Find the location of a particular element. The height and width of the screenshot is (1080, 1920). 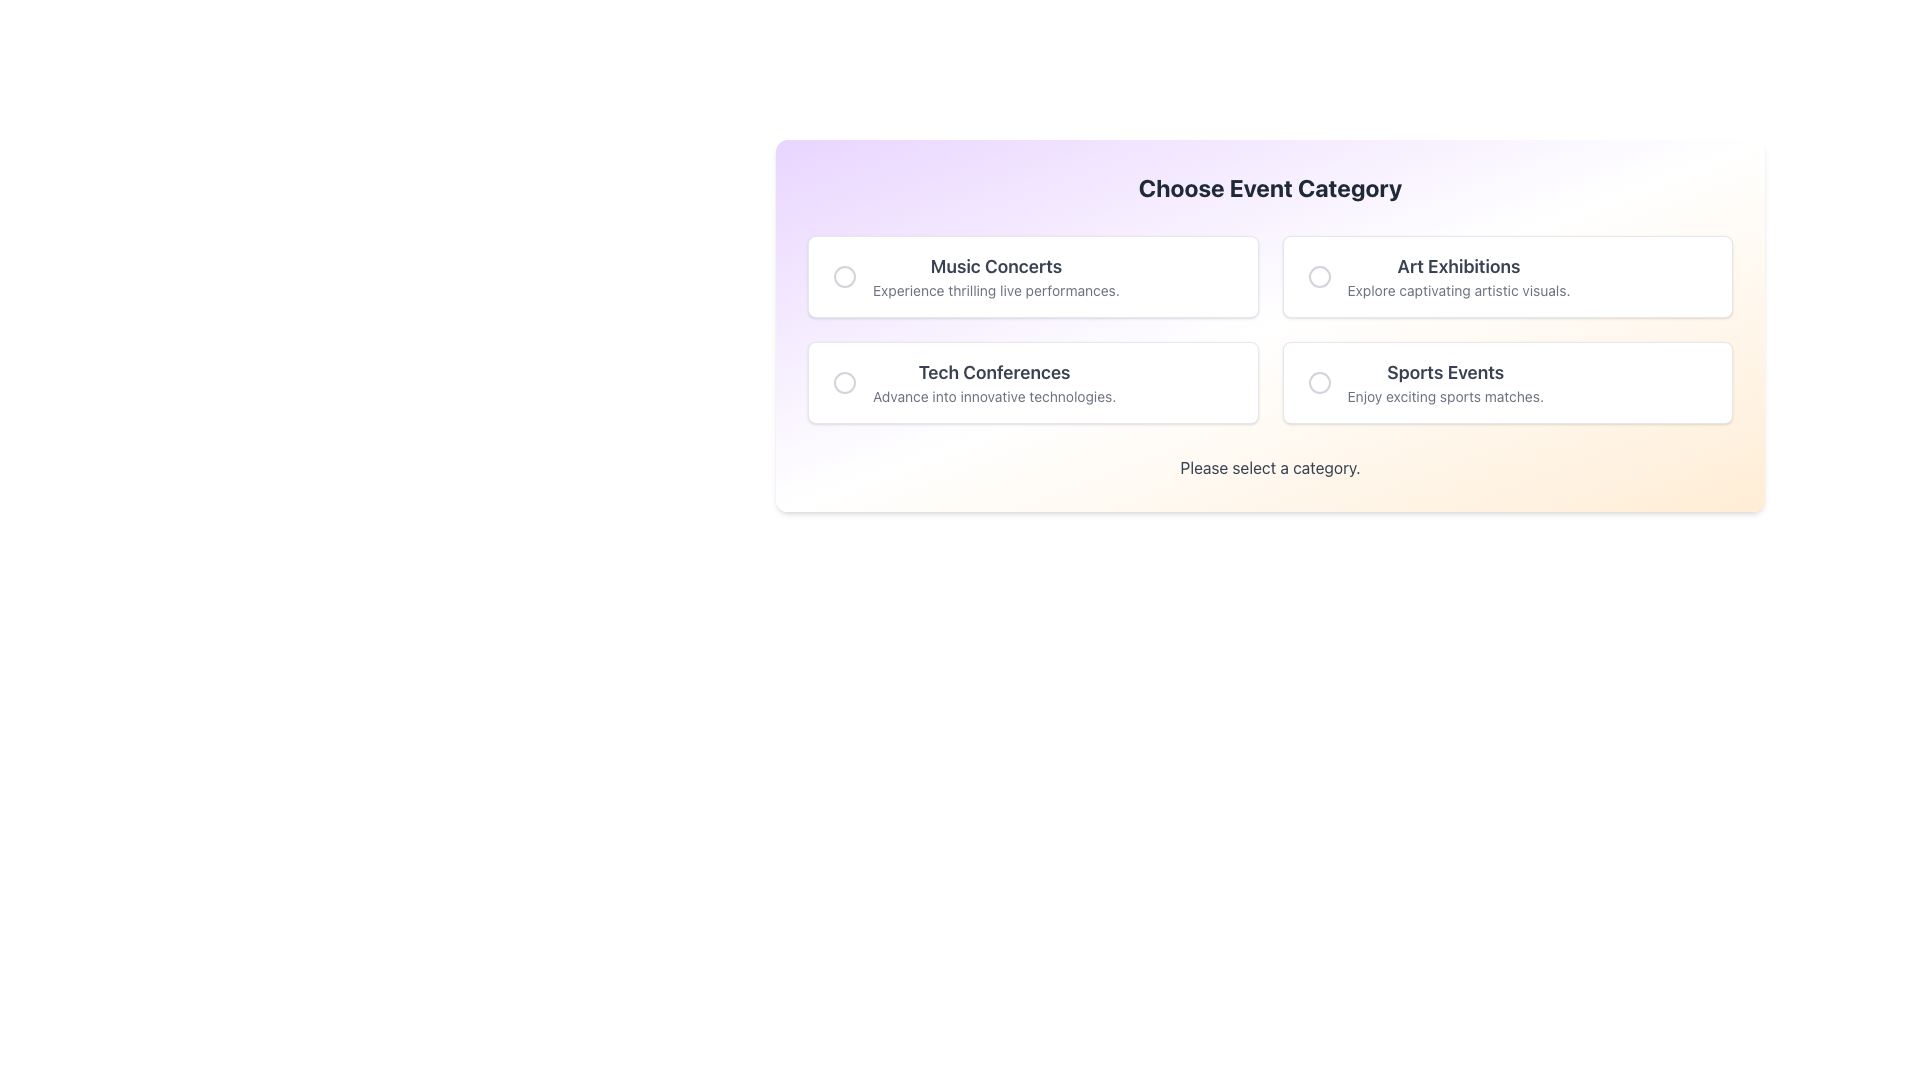

the 'Art Exhibitions' text block, which is part of a rectangular card located in the top-right of a 2x2 grid is located at coordinates (1459, 277).